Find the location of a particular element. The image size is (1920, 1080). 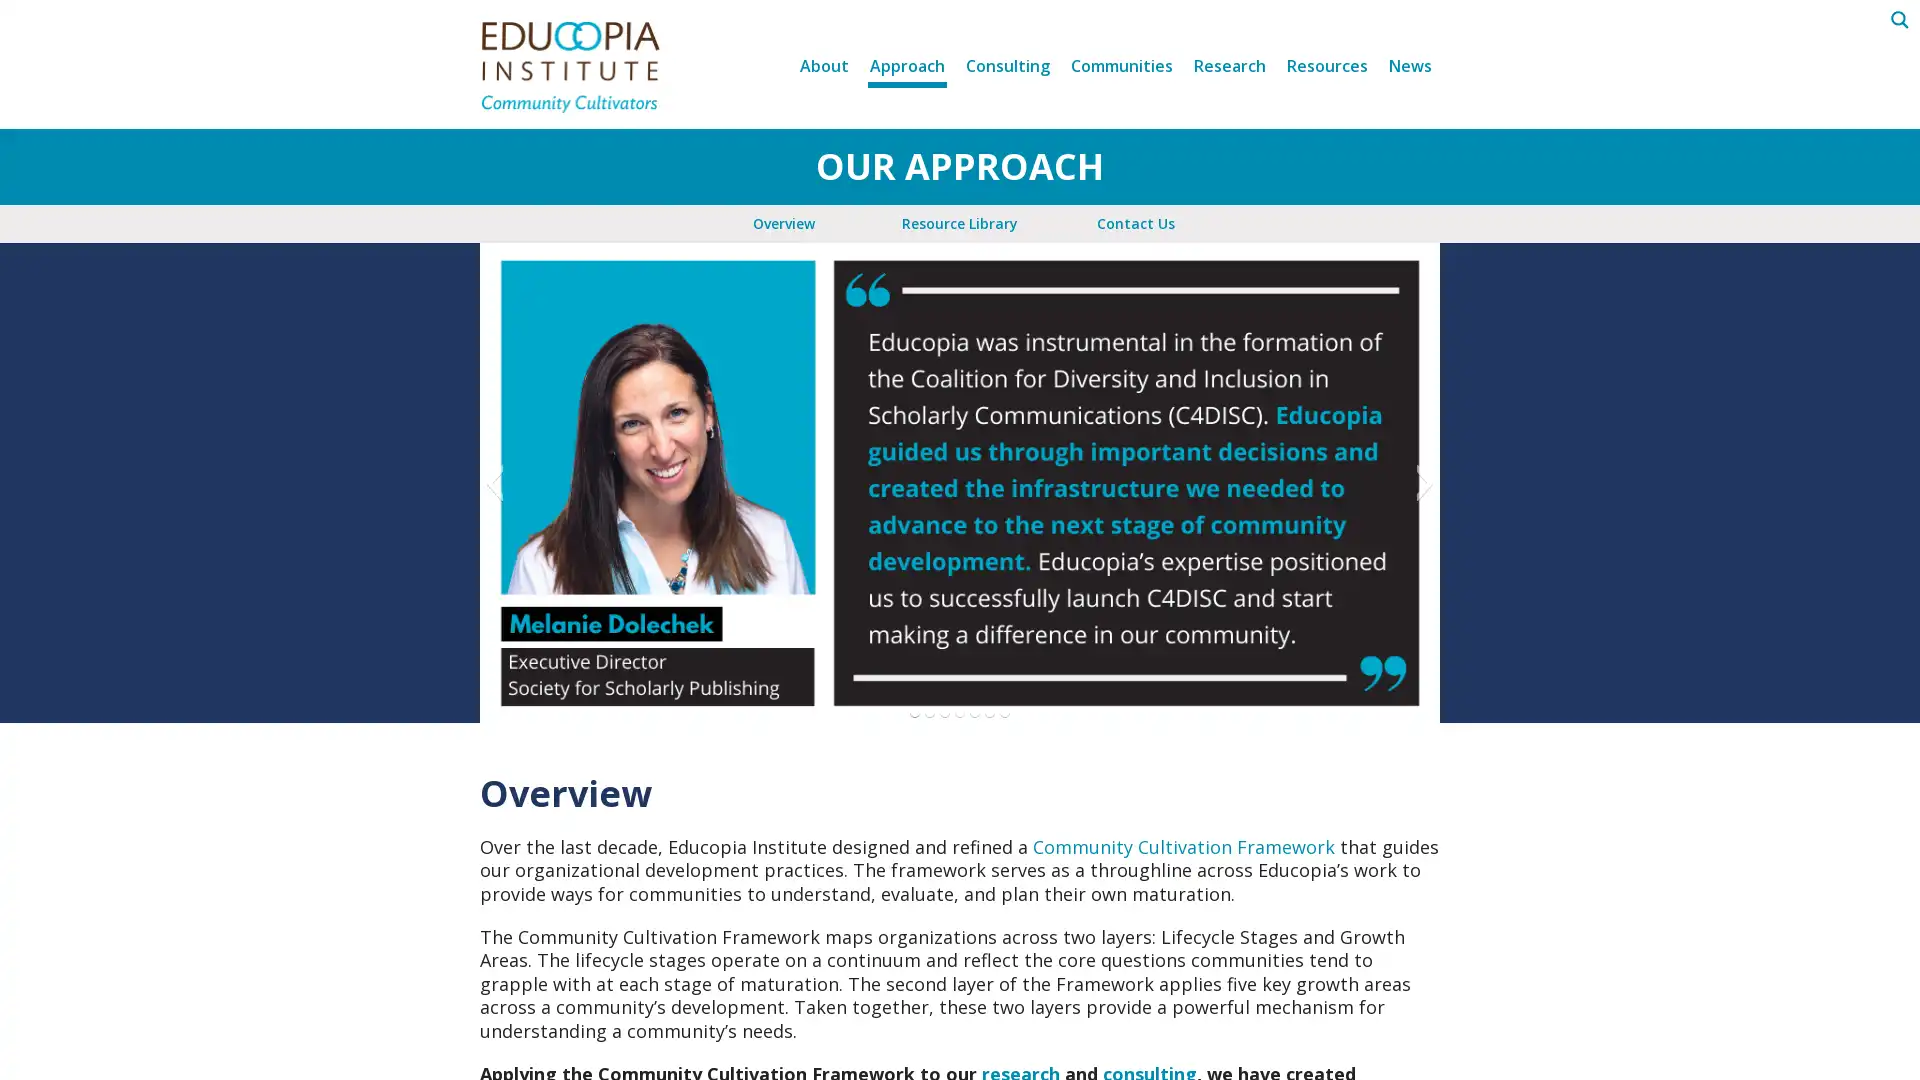

Next is located at coordinates (1424, 482).